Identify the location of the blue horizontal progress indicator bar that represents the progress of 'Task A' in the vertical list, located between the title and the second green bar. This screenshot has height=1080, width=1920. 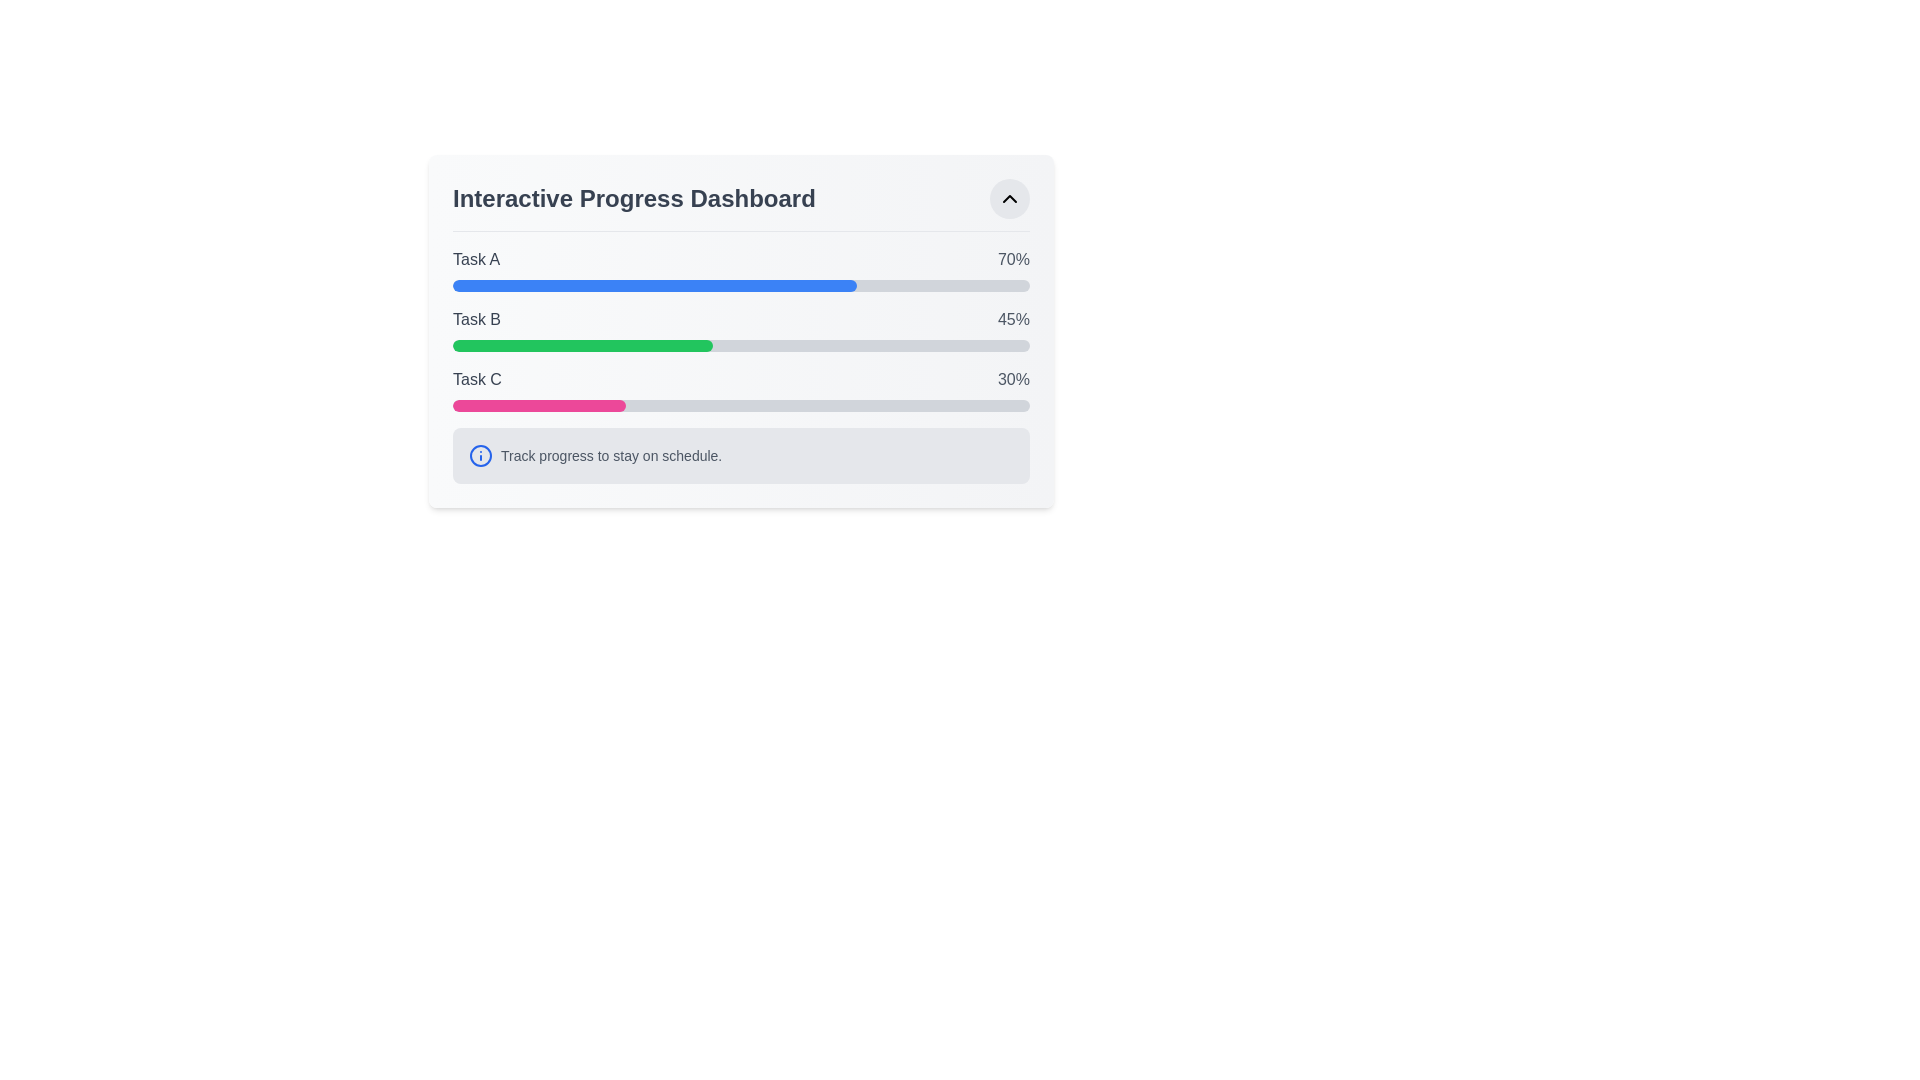
(654, 285).